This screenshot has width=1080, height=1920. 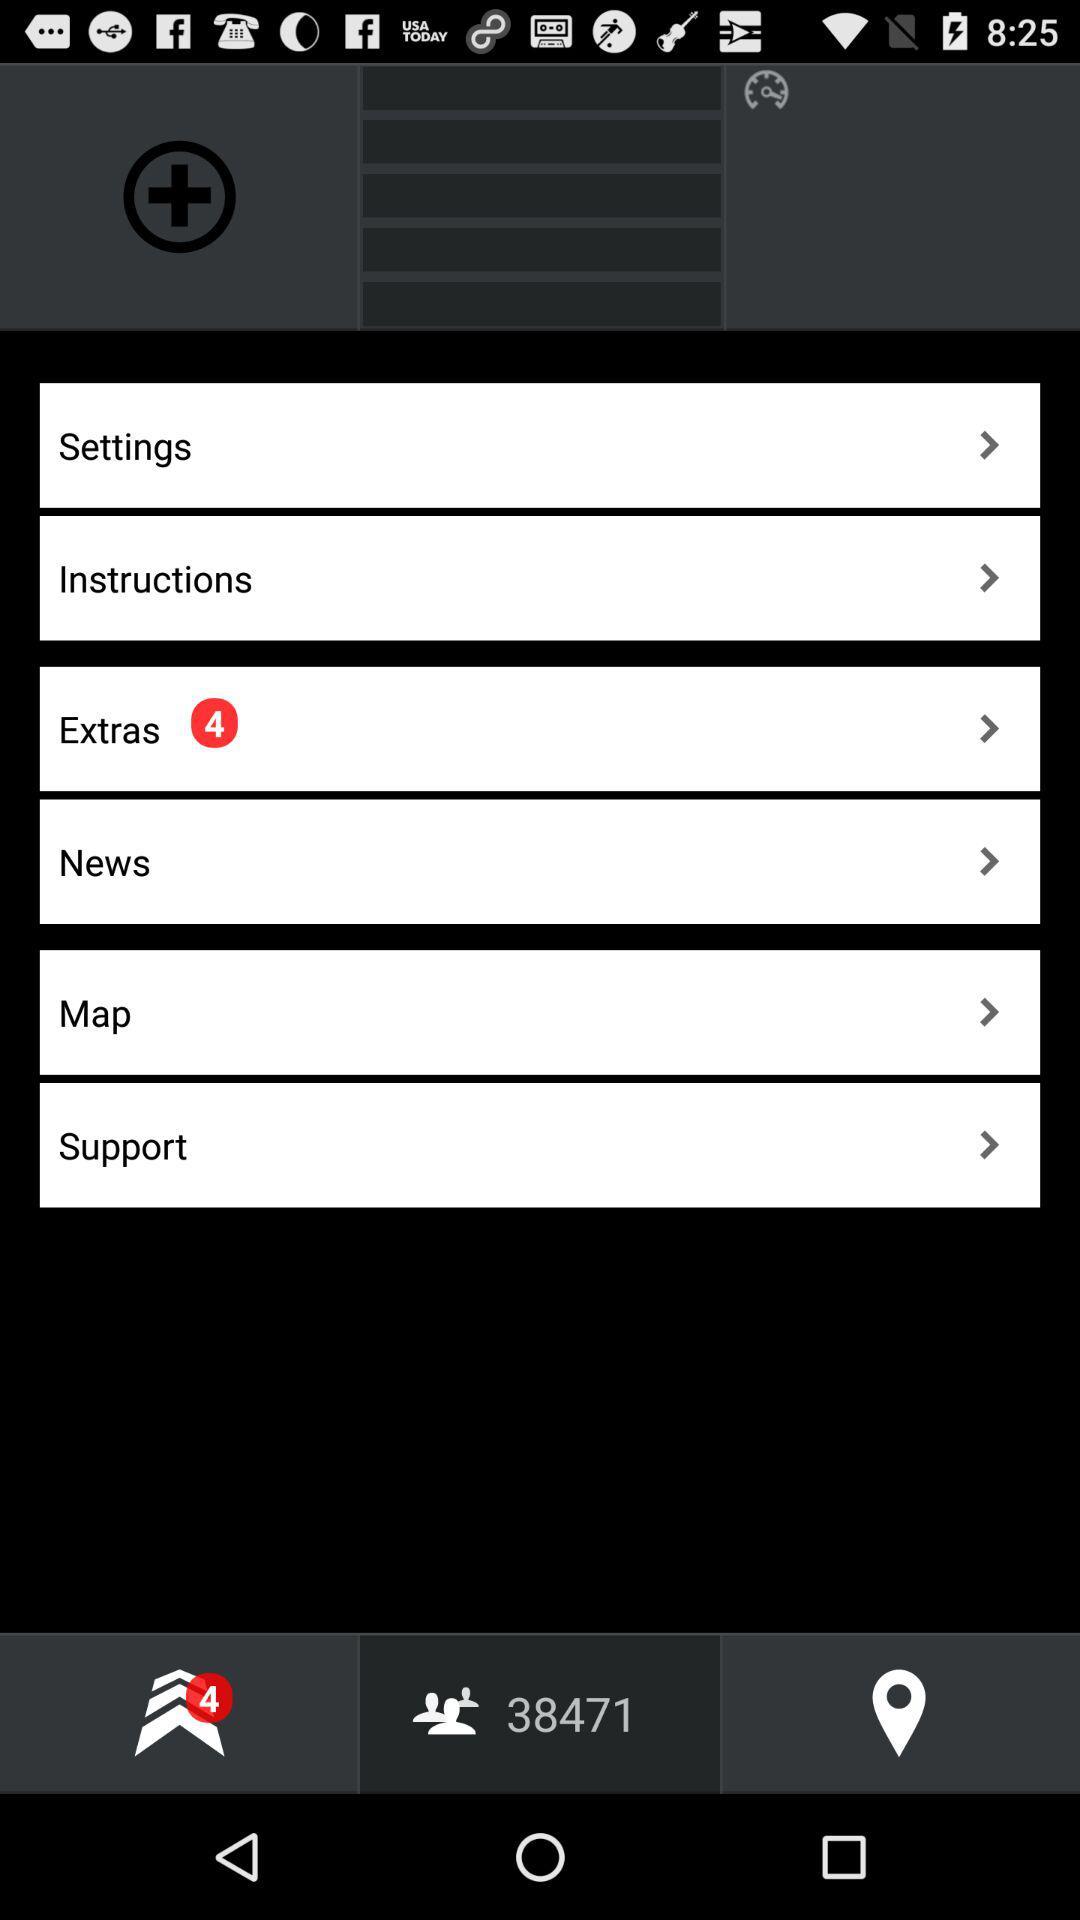 I want to click on the button which is above the support, so click(x=540, y=1012).